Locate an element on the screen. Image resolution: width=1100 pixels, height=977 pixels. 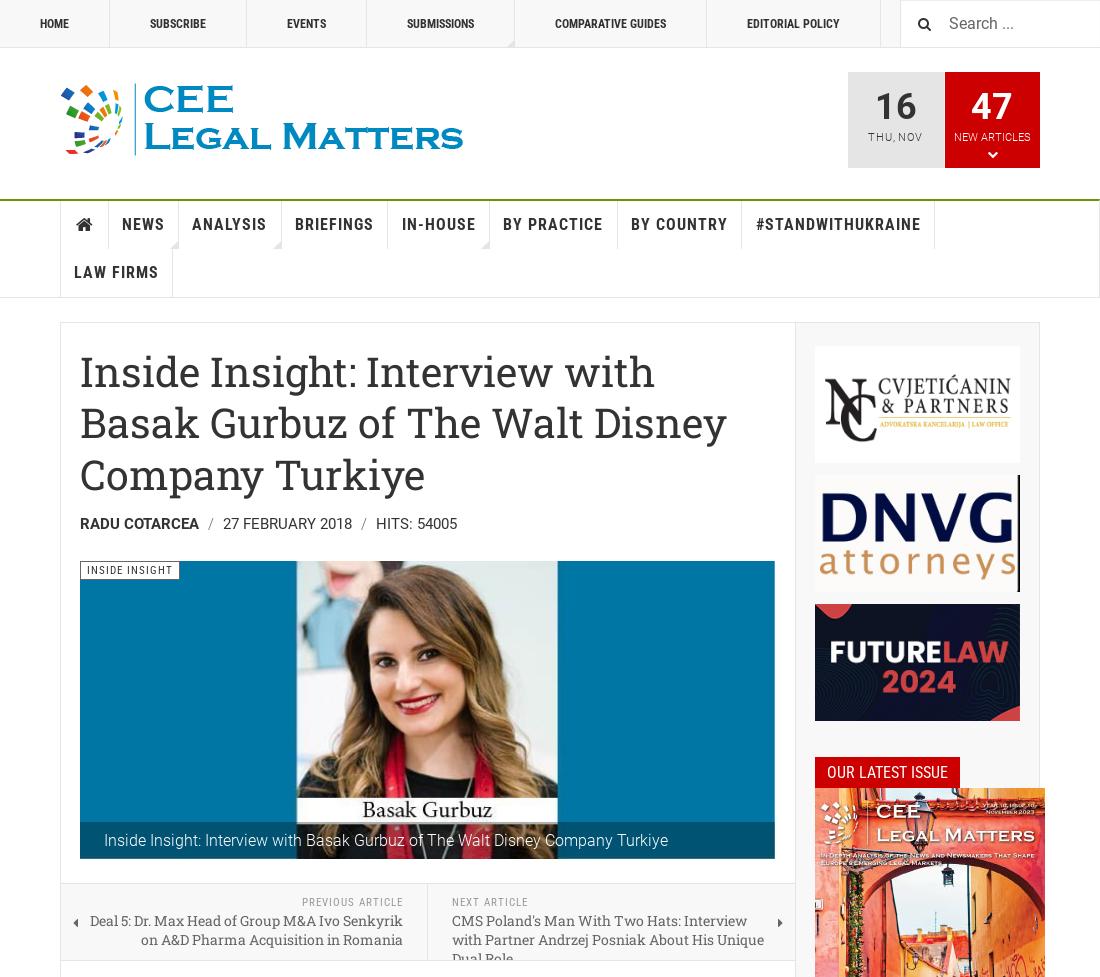
'16' is located at coordinates (893, 106).